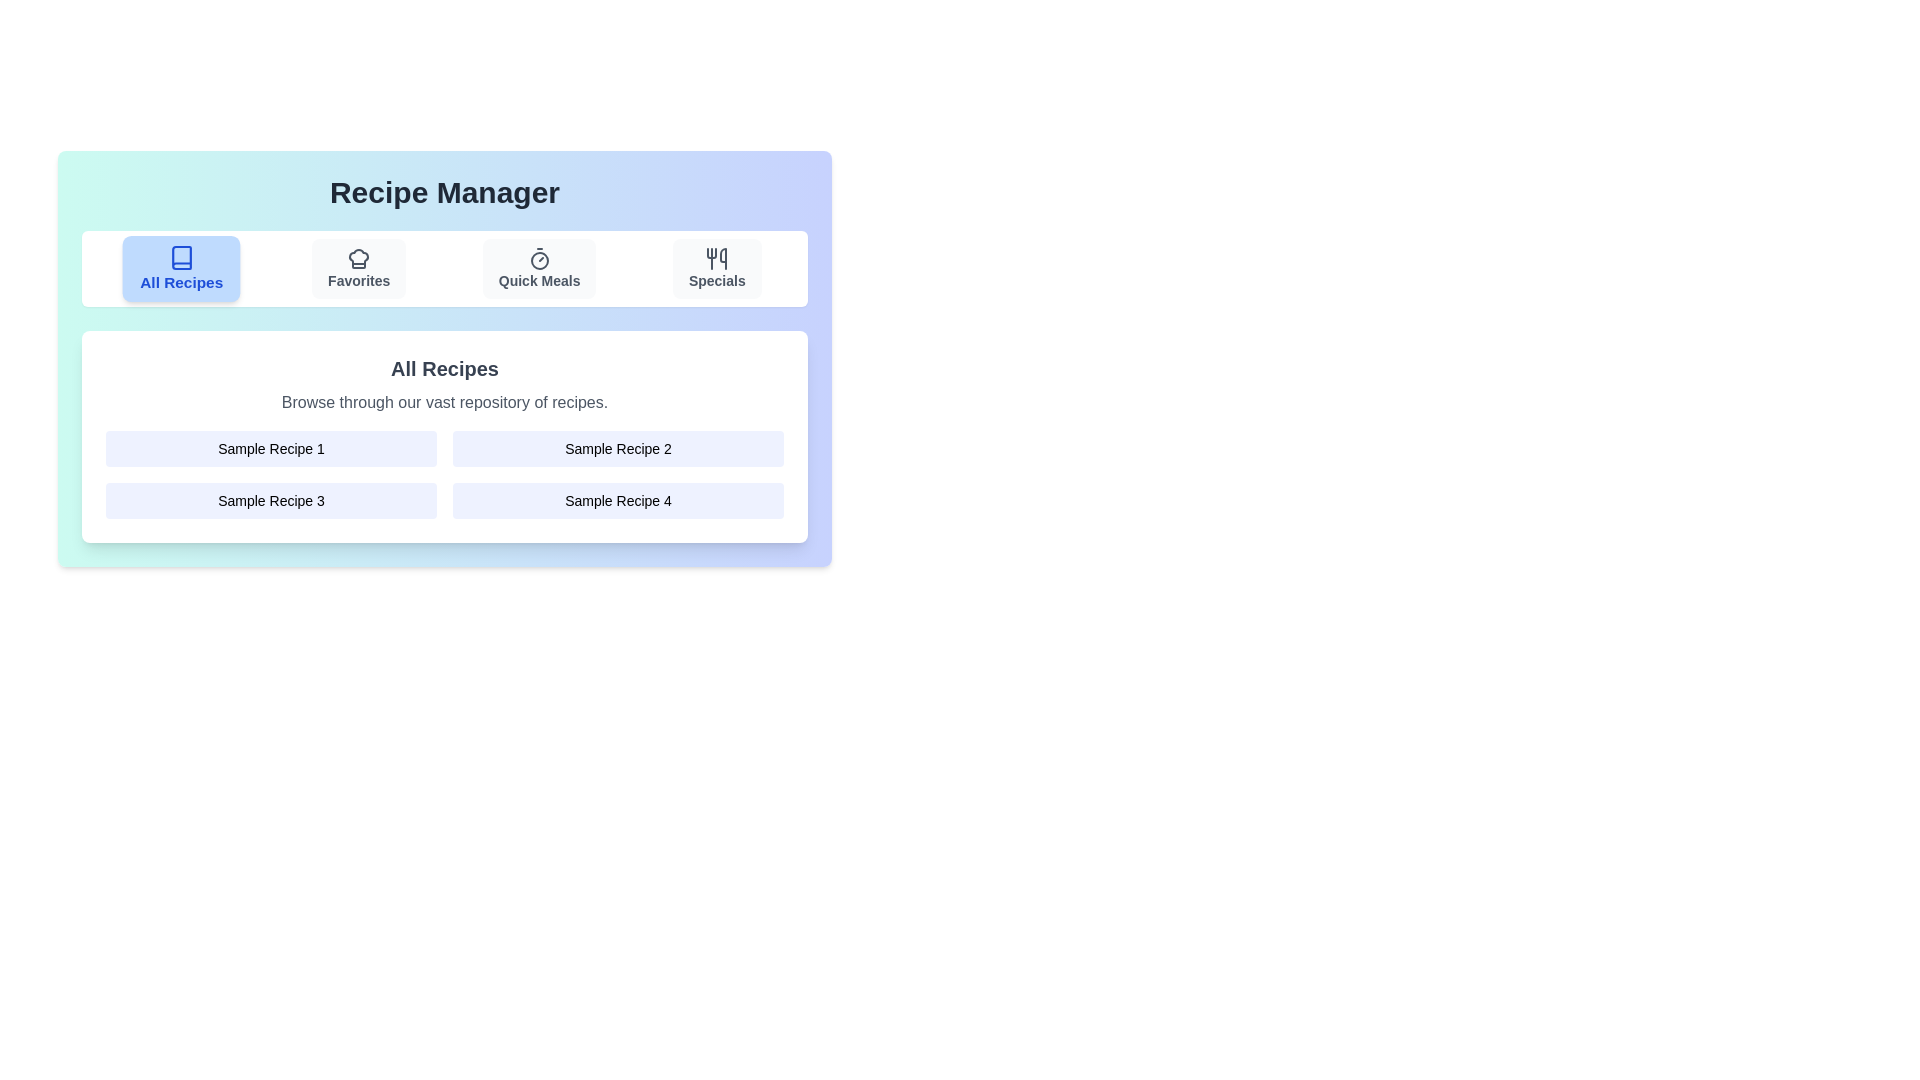 This screenshot has width=1920, height=1080. I want to click on the tab button labeled All Recipes to see its interactive feedback, so click(182, 268).